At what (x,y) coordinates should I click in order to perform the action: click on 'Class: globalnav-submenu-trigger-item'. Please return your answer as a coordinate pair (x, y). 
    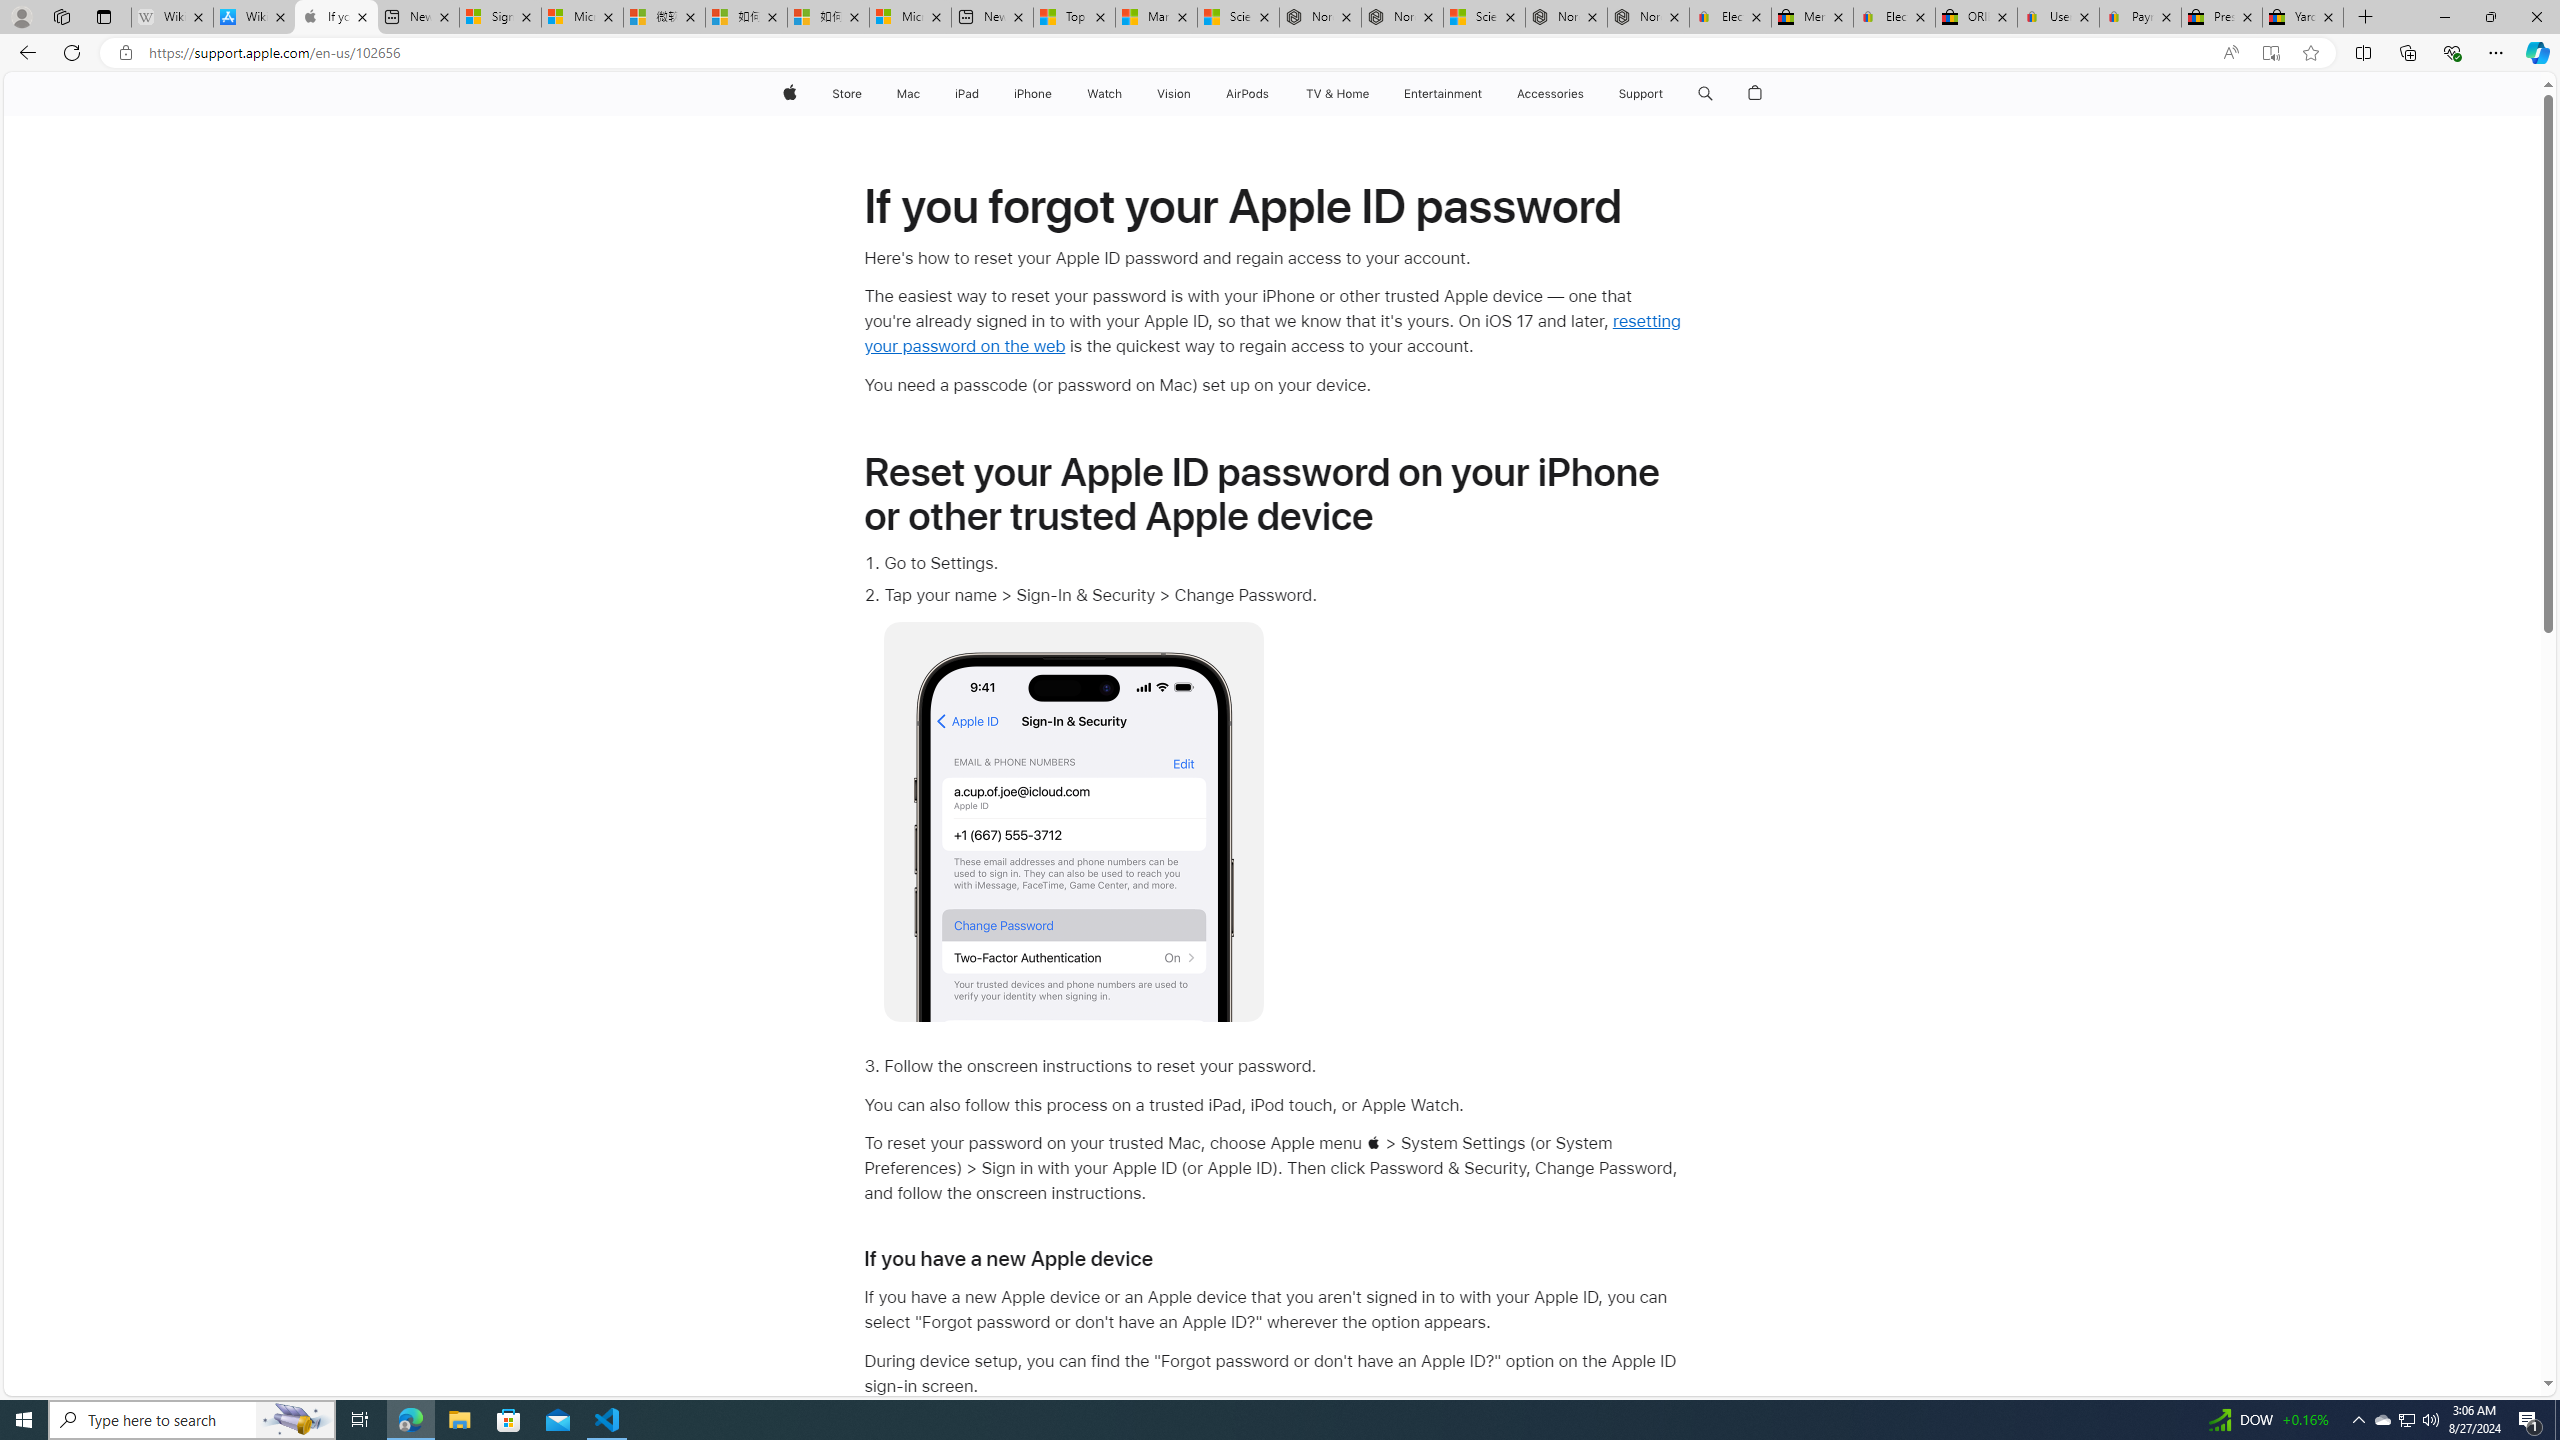
    Looking at the image, I should click on (1667, 93).